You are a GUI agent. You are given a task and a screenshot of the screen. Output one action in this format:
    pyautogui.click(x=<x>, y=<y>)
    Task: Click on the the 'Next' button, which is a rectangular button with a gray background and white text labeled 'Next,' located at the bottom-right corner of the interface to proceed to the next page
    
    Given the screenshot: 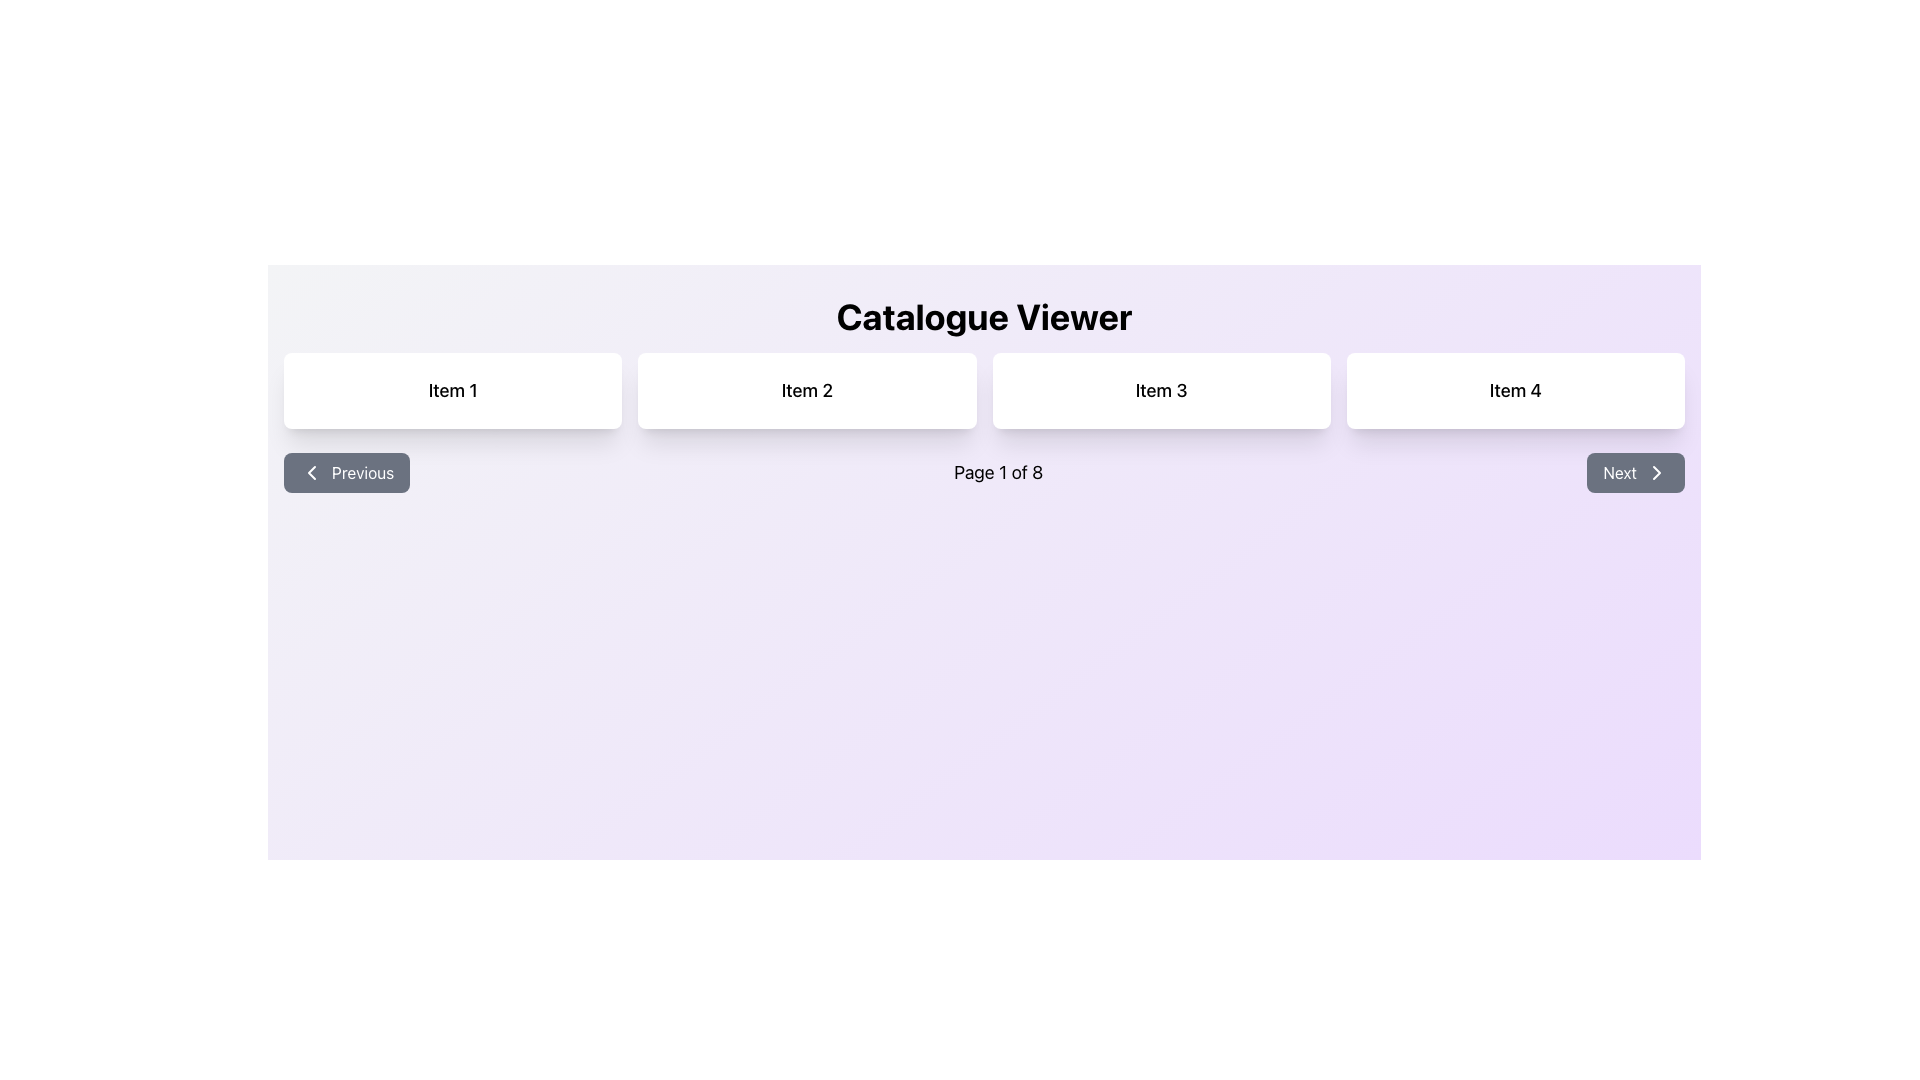 What is the action you would take?
    pyautogui.click(x=1636, y=473)
    